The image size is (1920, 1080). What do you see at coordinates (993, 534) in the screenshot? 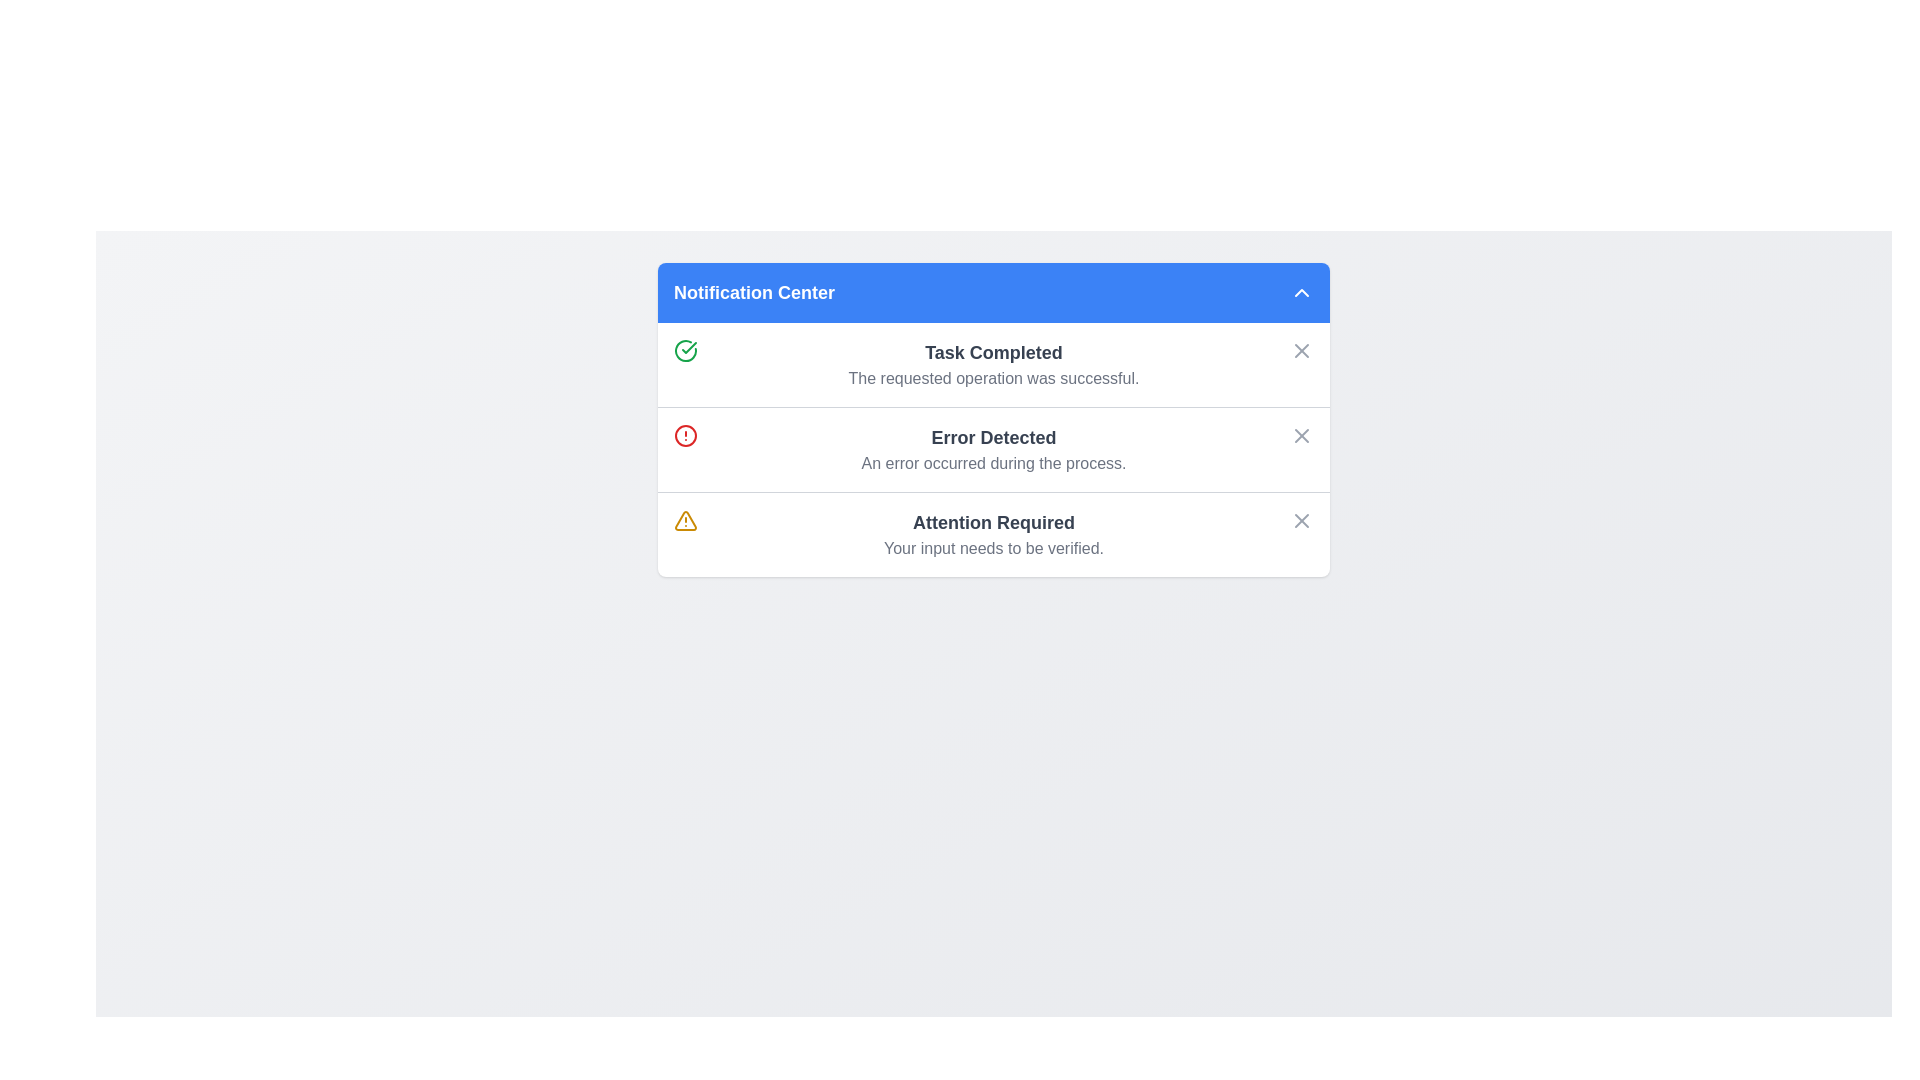
I see `the text display panel that shows 'Attention Required' and 'Your input needs to be verified.'` at bounding box center [993, 534].